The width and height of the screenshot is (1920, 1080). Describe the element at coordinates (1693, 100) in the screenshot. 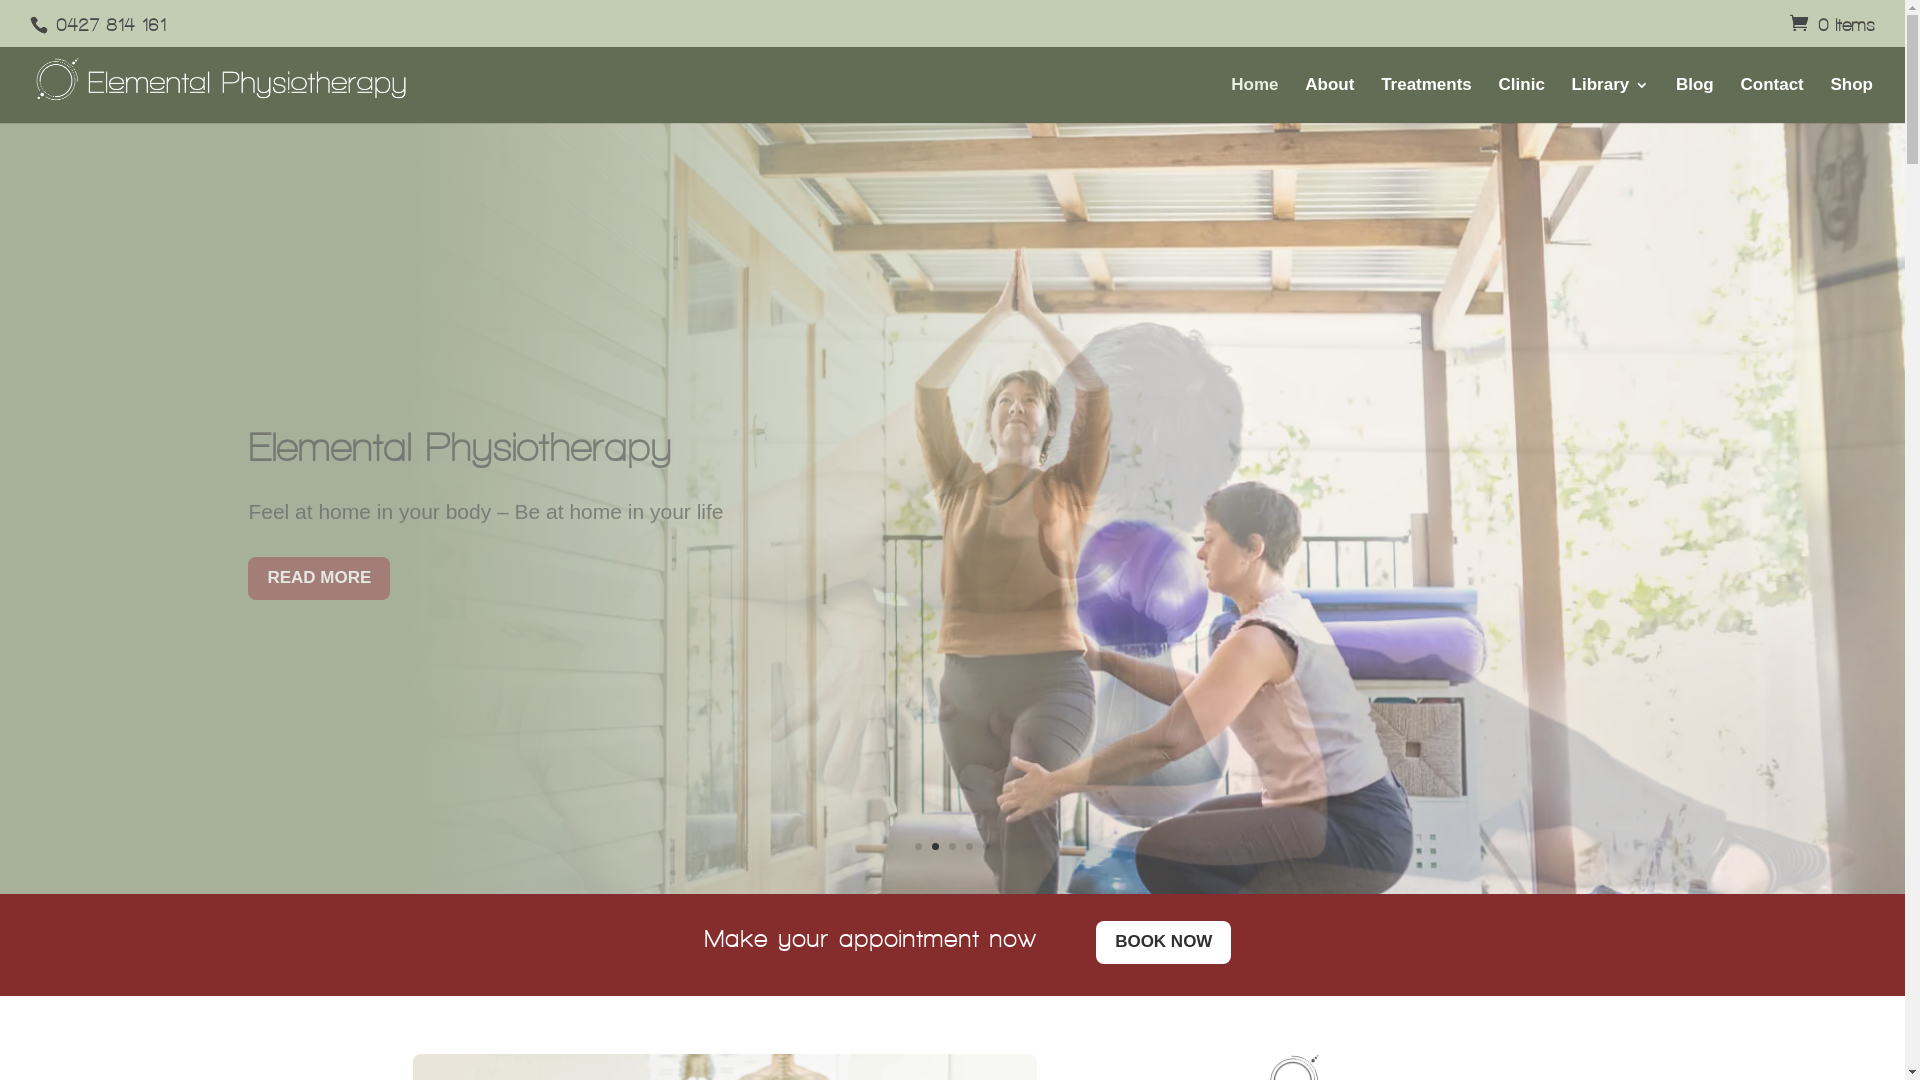

I see `'Blog'` at that location.